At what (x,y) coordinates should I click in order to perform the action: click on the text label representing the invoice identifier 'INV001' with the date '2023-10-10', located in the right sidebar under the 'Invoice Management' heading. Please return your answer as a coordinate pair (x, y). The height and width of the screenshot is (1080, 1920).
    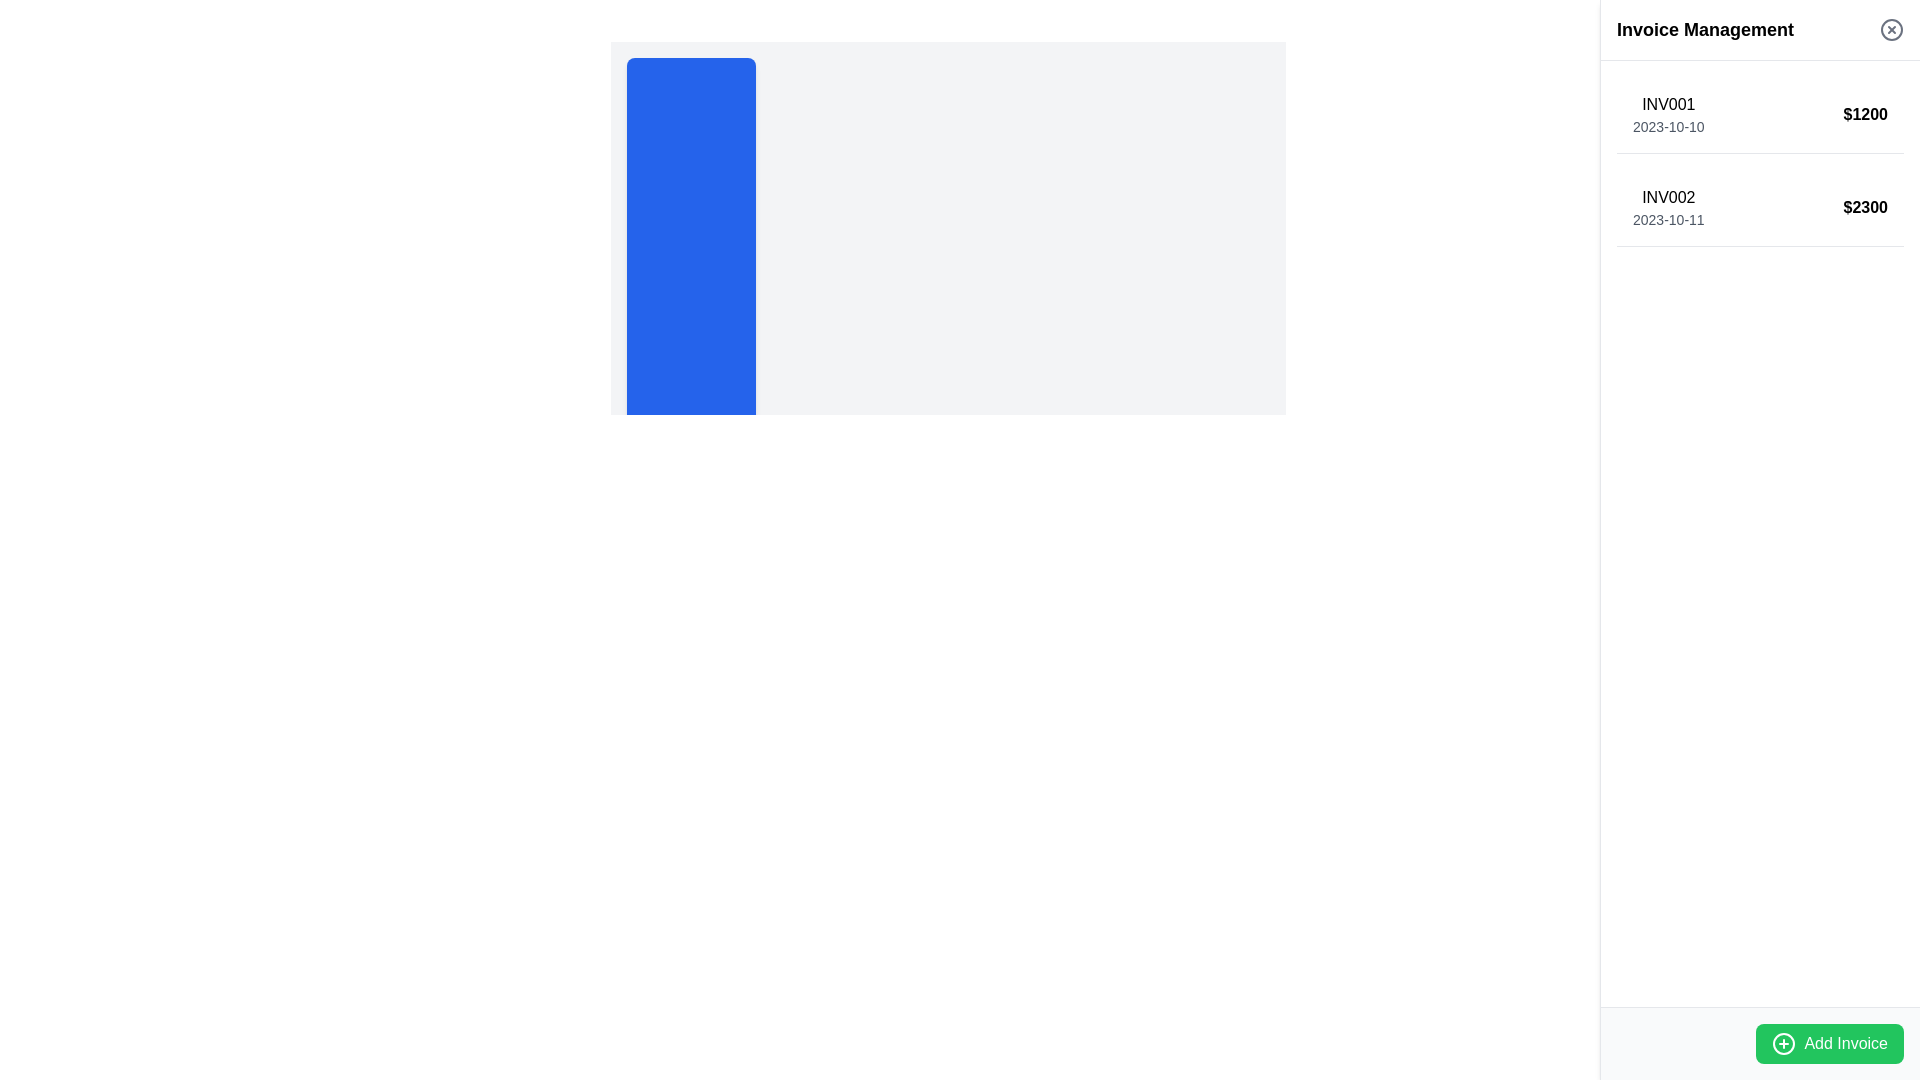
    Looking at the image, I should click on (1668, 115).